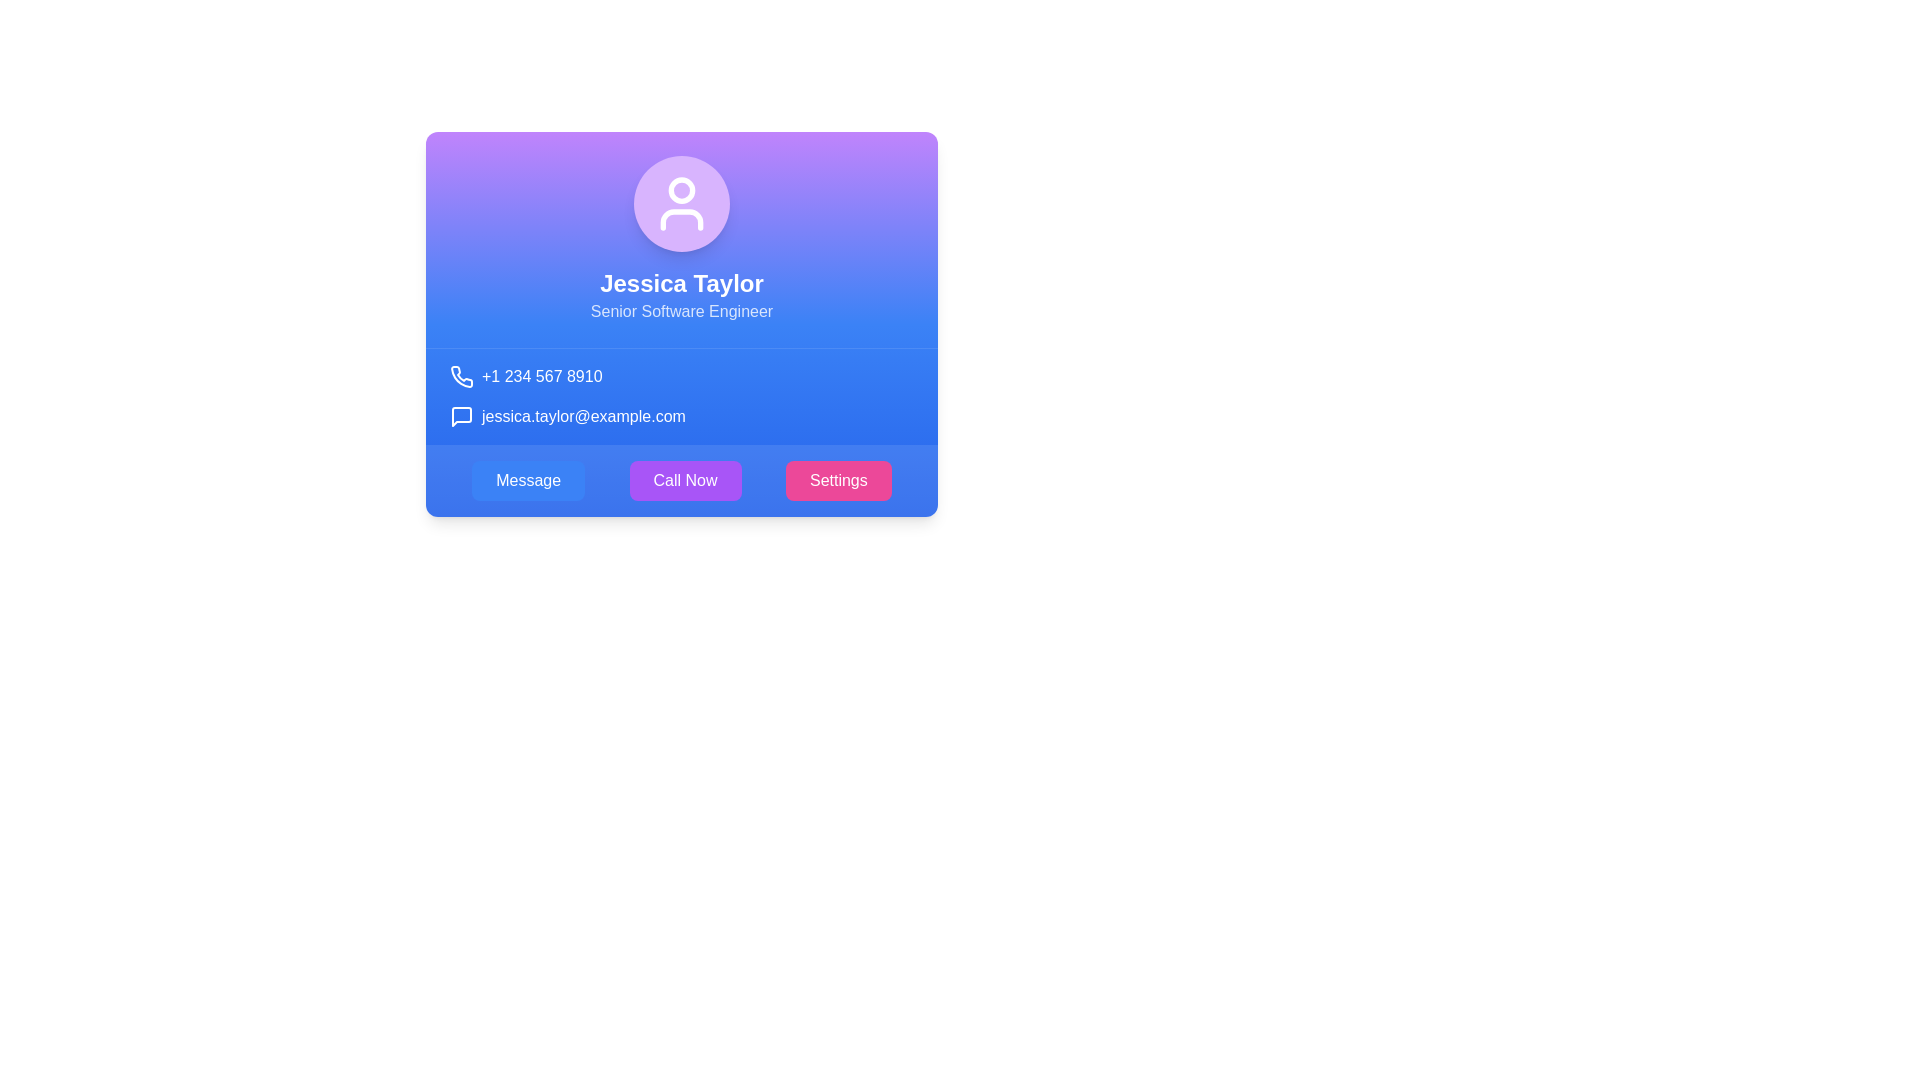  Describe the element at coordinates (681, 204) in the screenshot. I see `the circular icon with a pastel purple background and a white user profile symbol, located above the text 'Jessica Taylor' and 'Senior Software Engineer' in the card layout` at that location.